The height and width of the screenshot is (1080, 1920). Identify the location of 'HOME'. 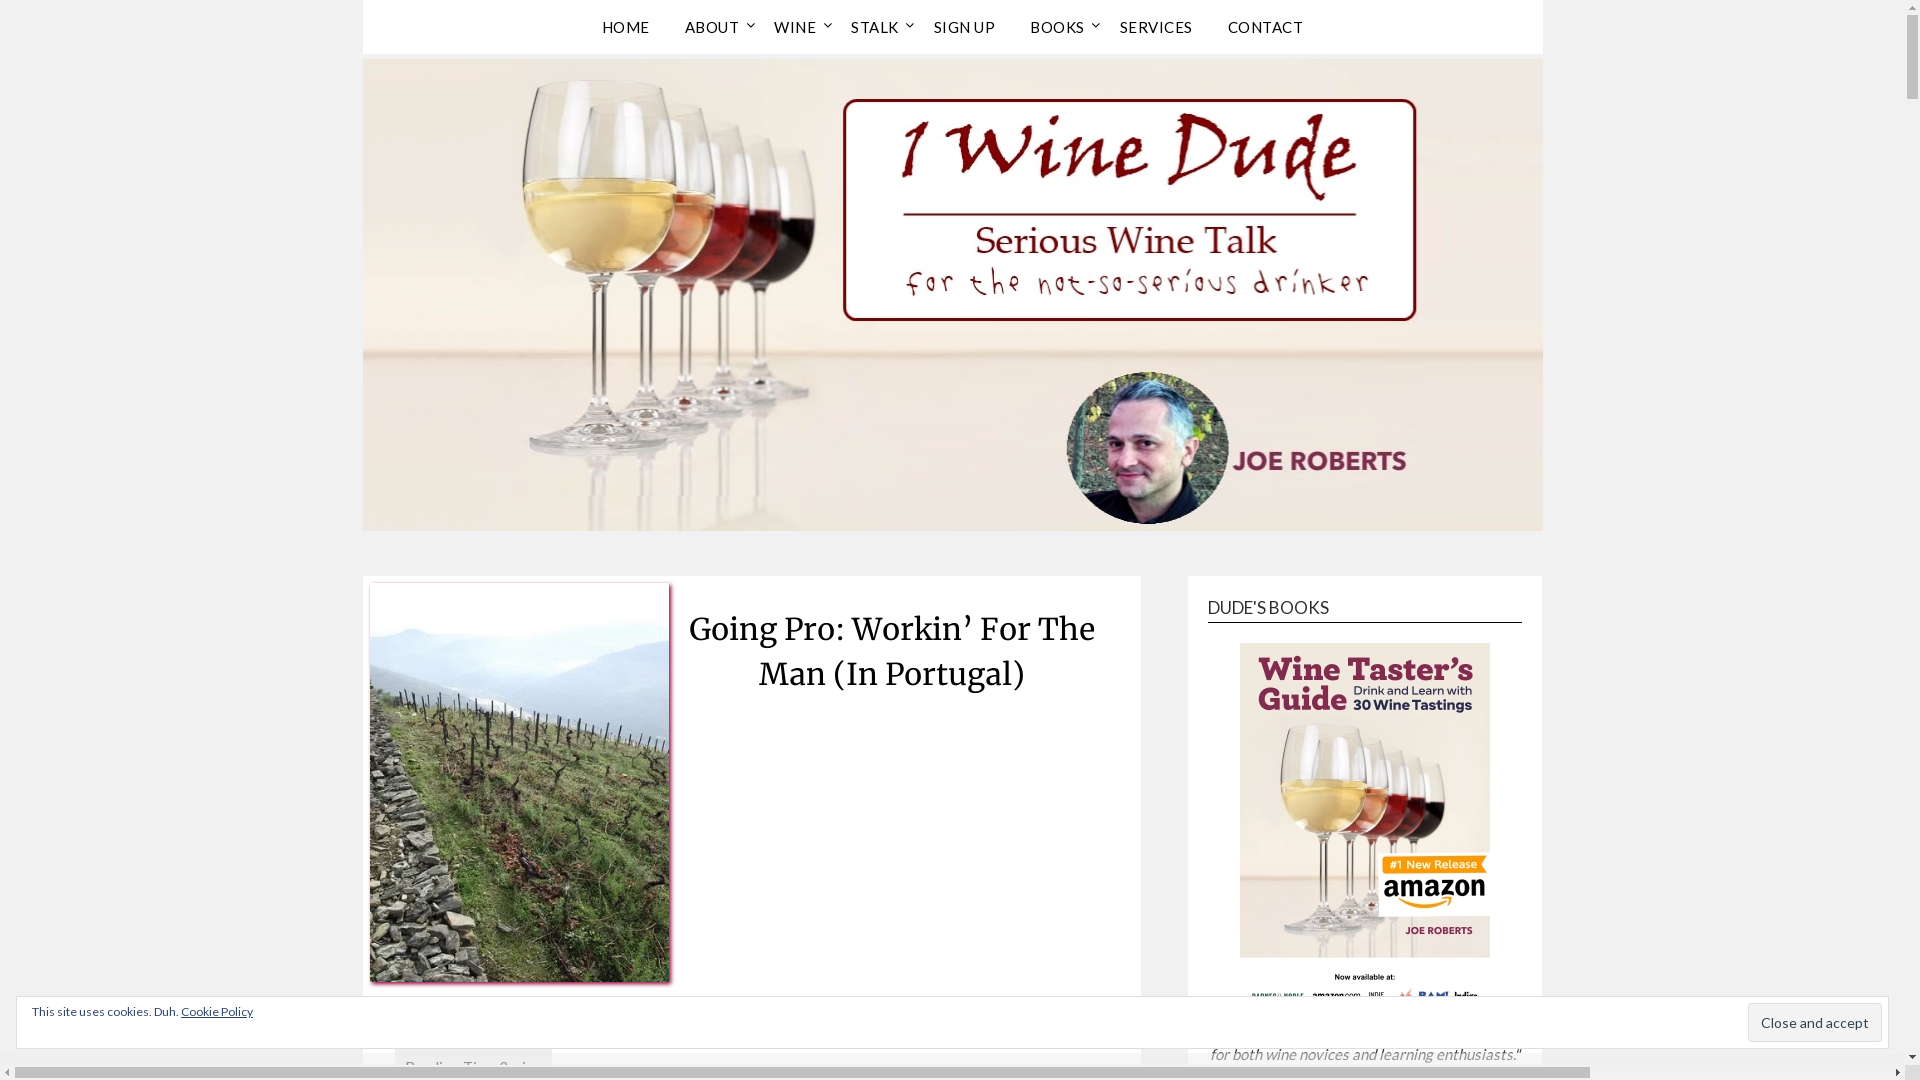
(624, 27).